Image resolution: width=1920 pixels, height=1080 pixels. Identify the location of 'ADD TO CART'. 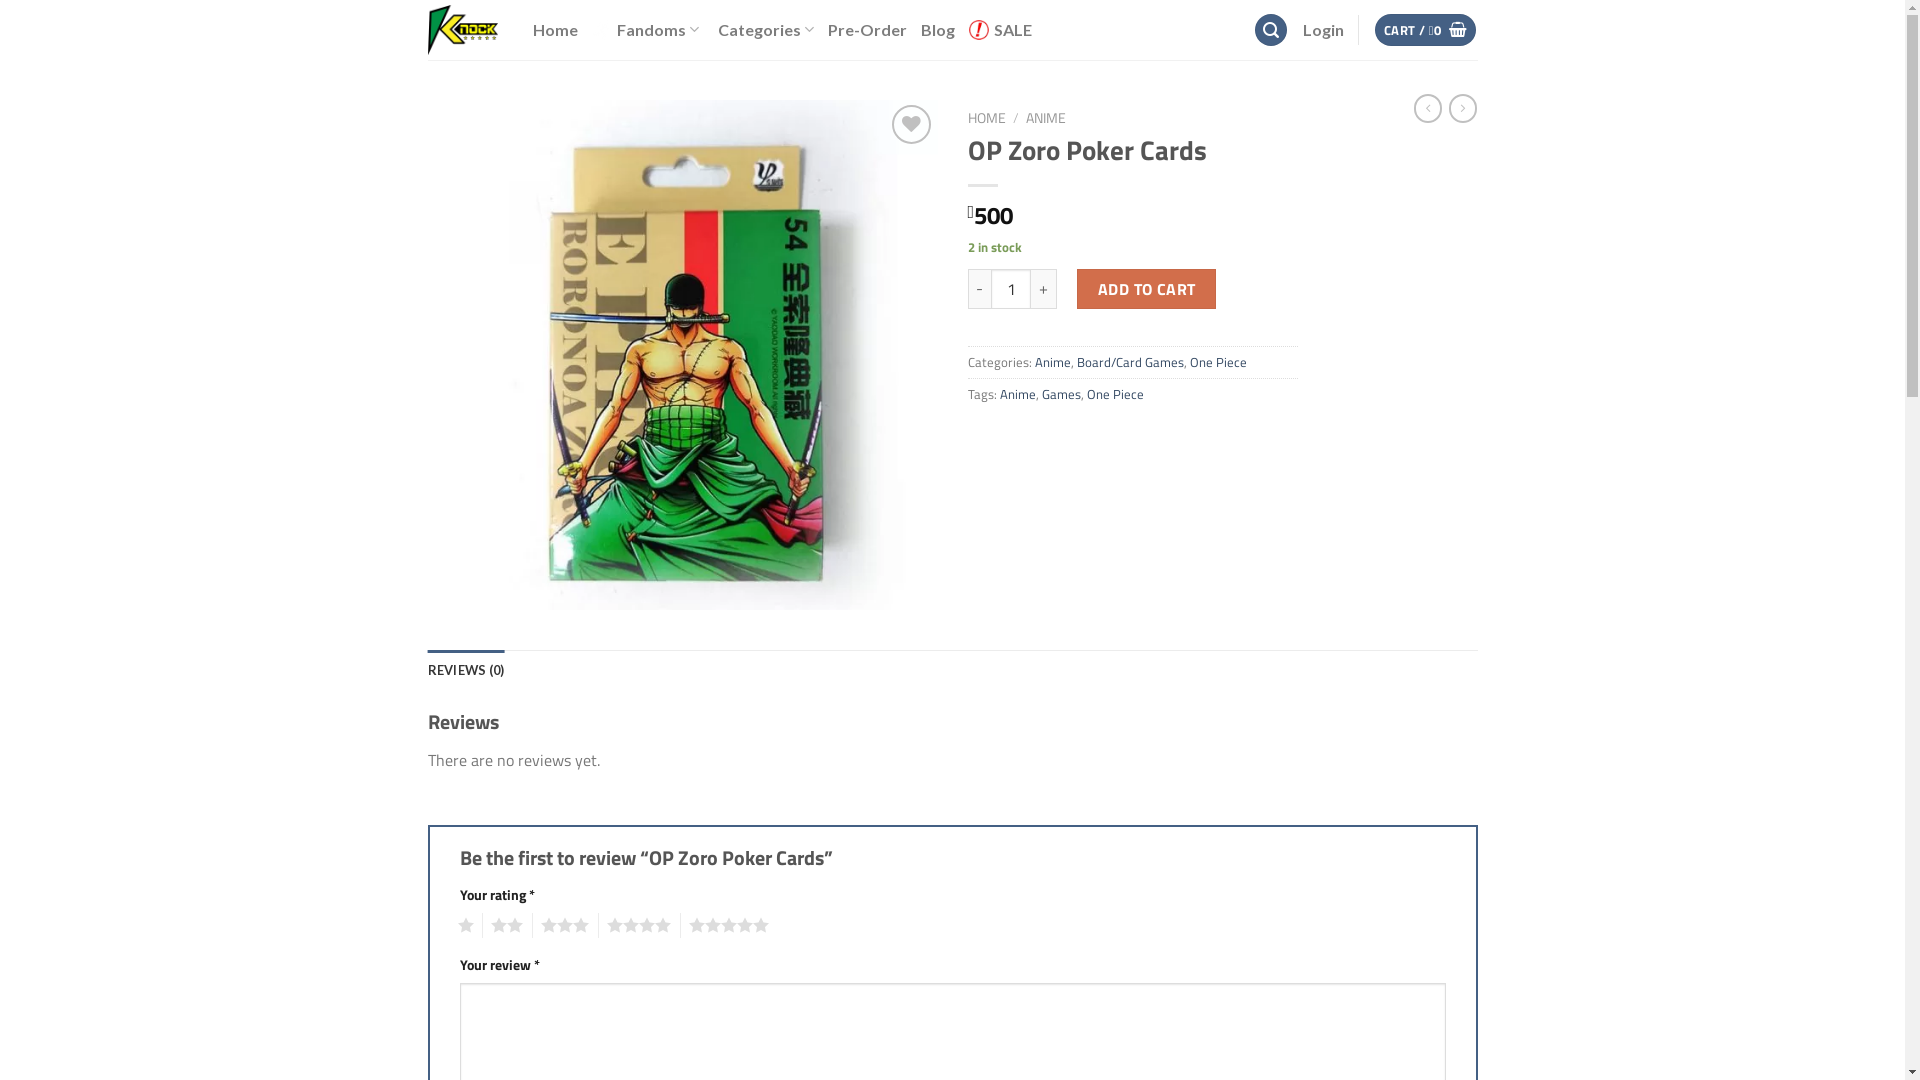
(1146, 289).